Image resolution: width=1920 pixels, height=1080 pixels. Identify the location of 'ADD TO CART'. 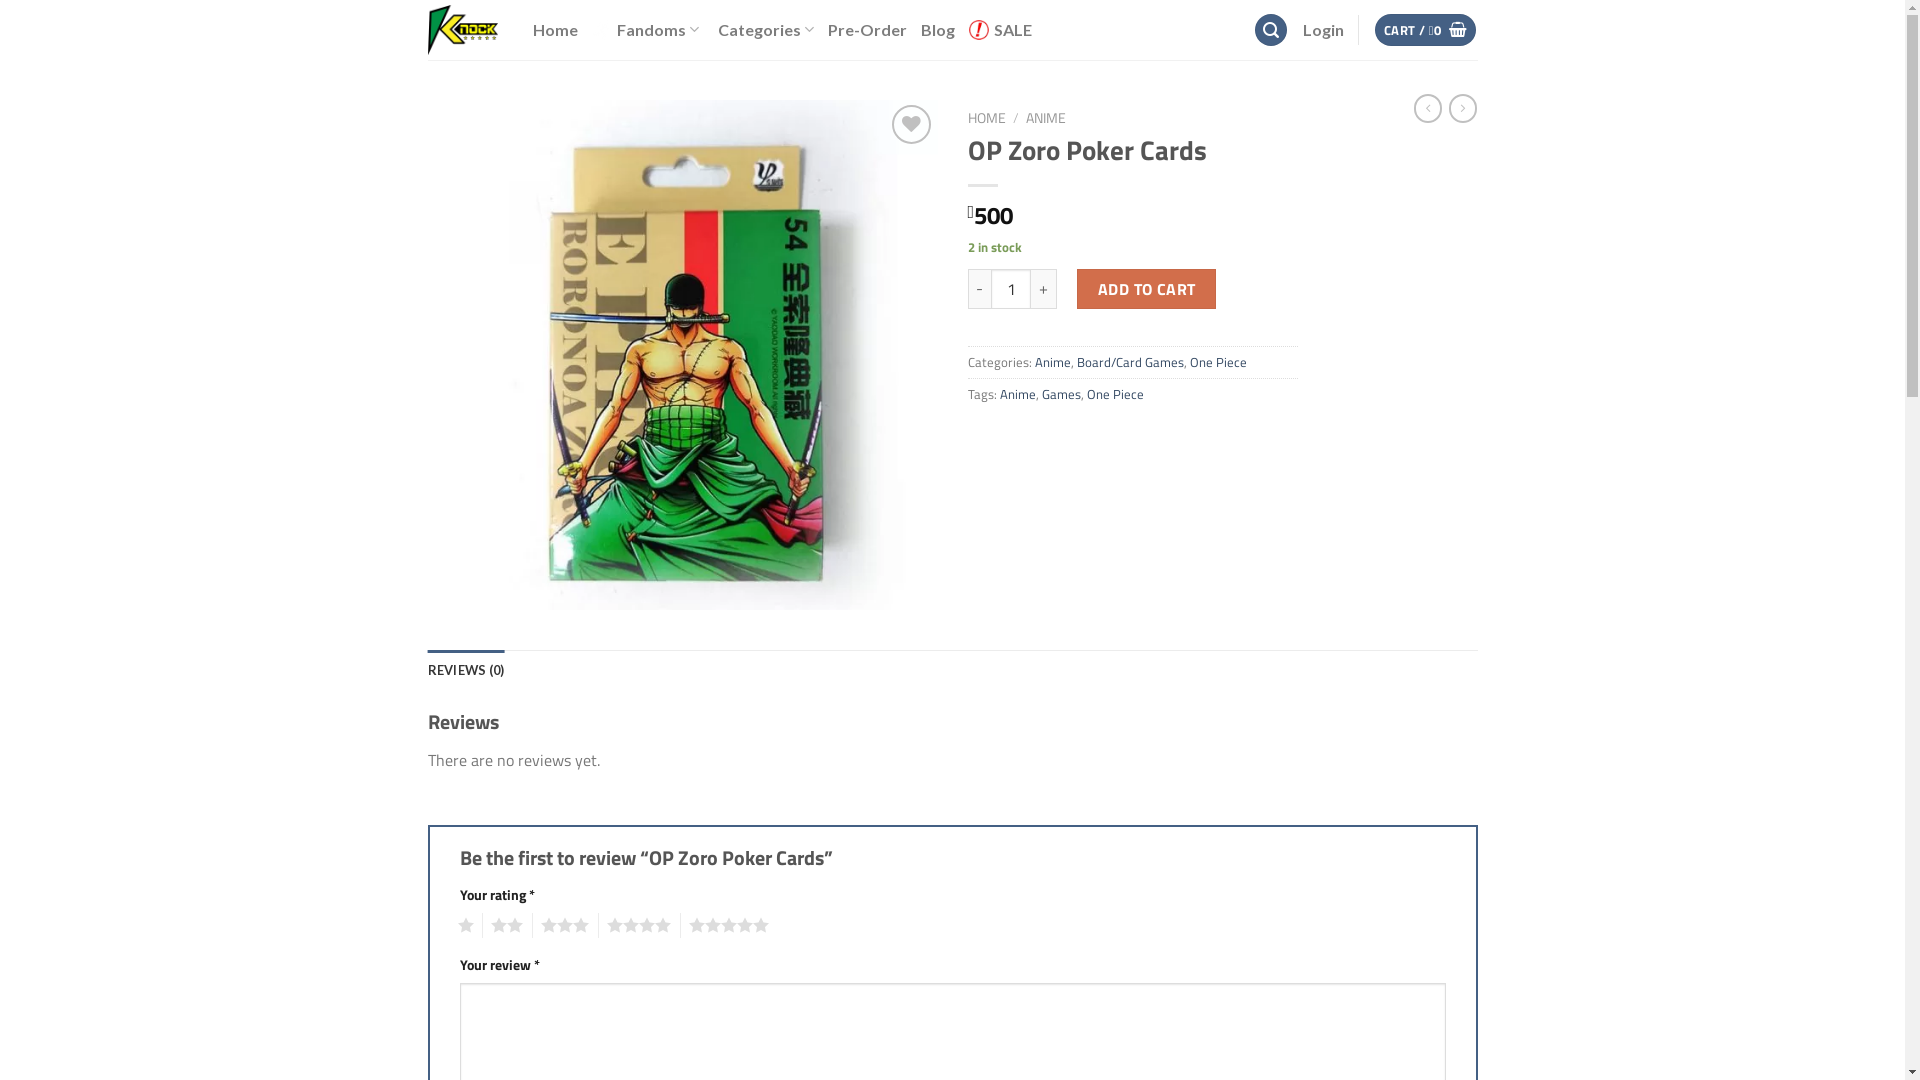
(1146, 289).